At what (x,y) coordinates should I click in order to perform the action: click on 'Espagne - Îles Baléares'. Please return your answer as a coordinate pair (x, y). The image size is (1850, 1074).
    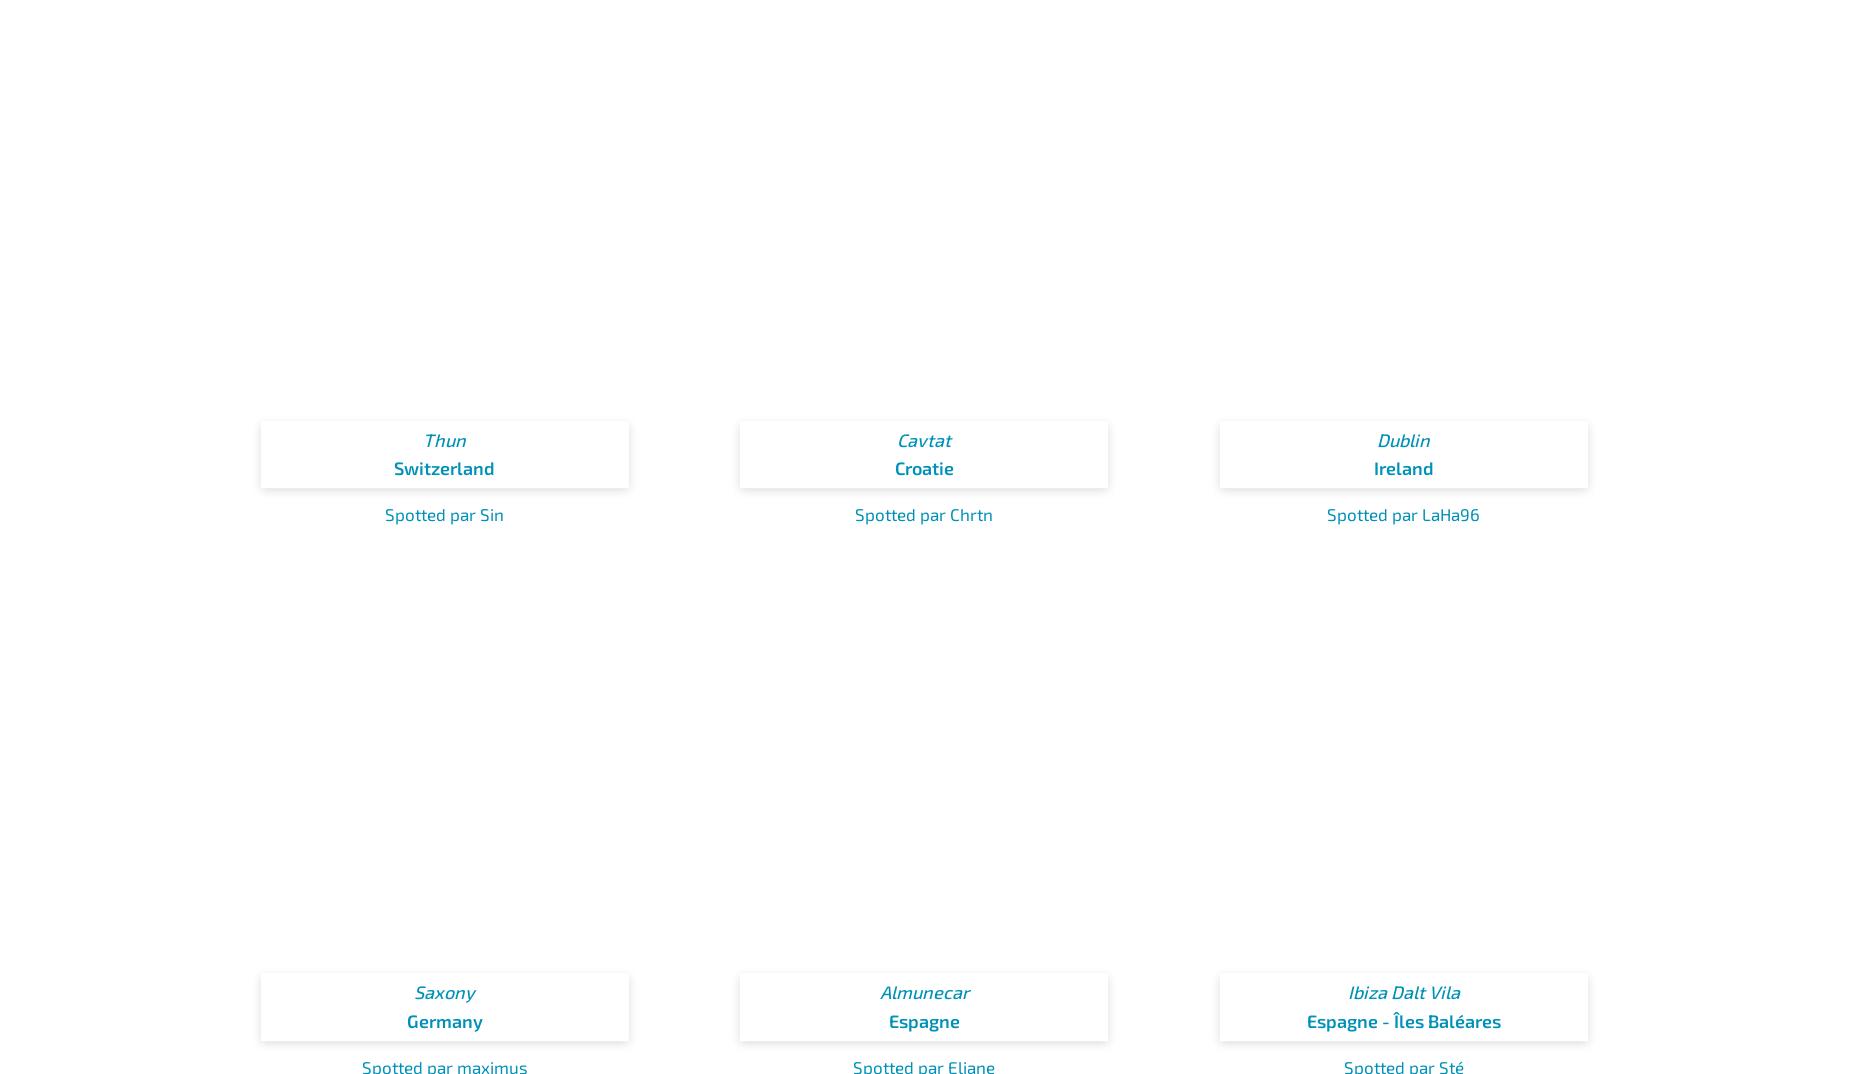
    Looking at the image, I should click on (1403, 1021).